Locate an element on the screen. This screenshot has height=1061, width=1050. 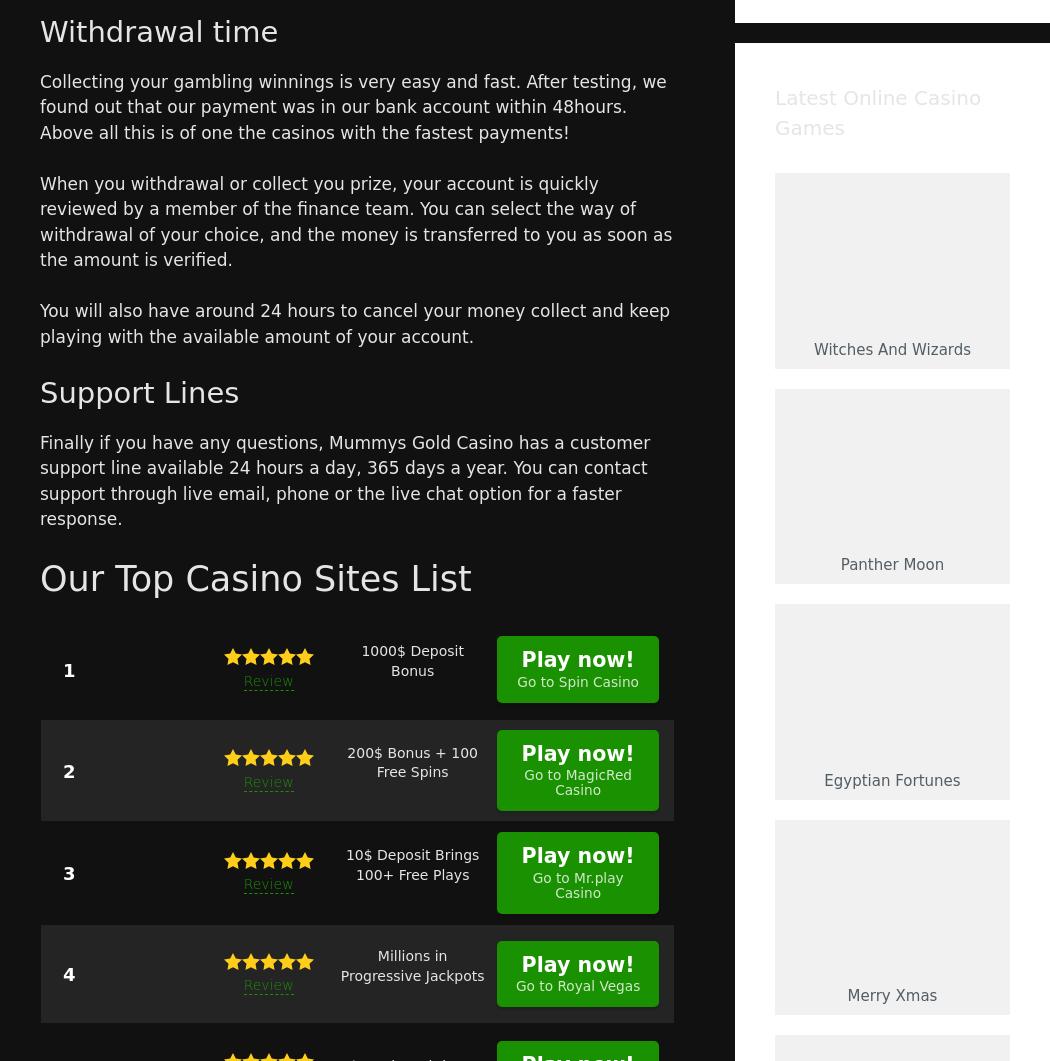
'Go to Spin Casino' is located at coordinates (577, 679).